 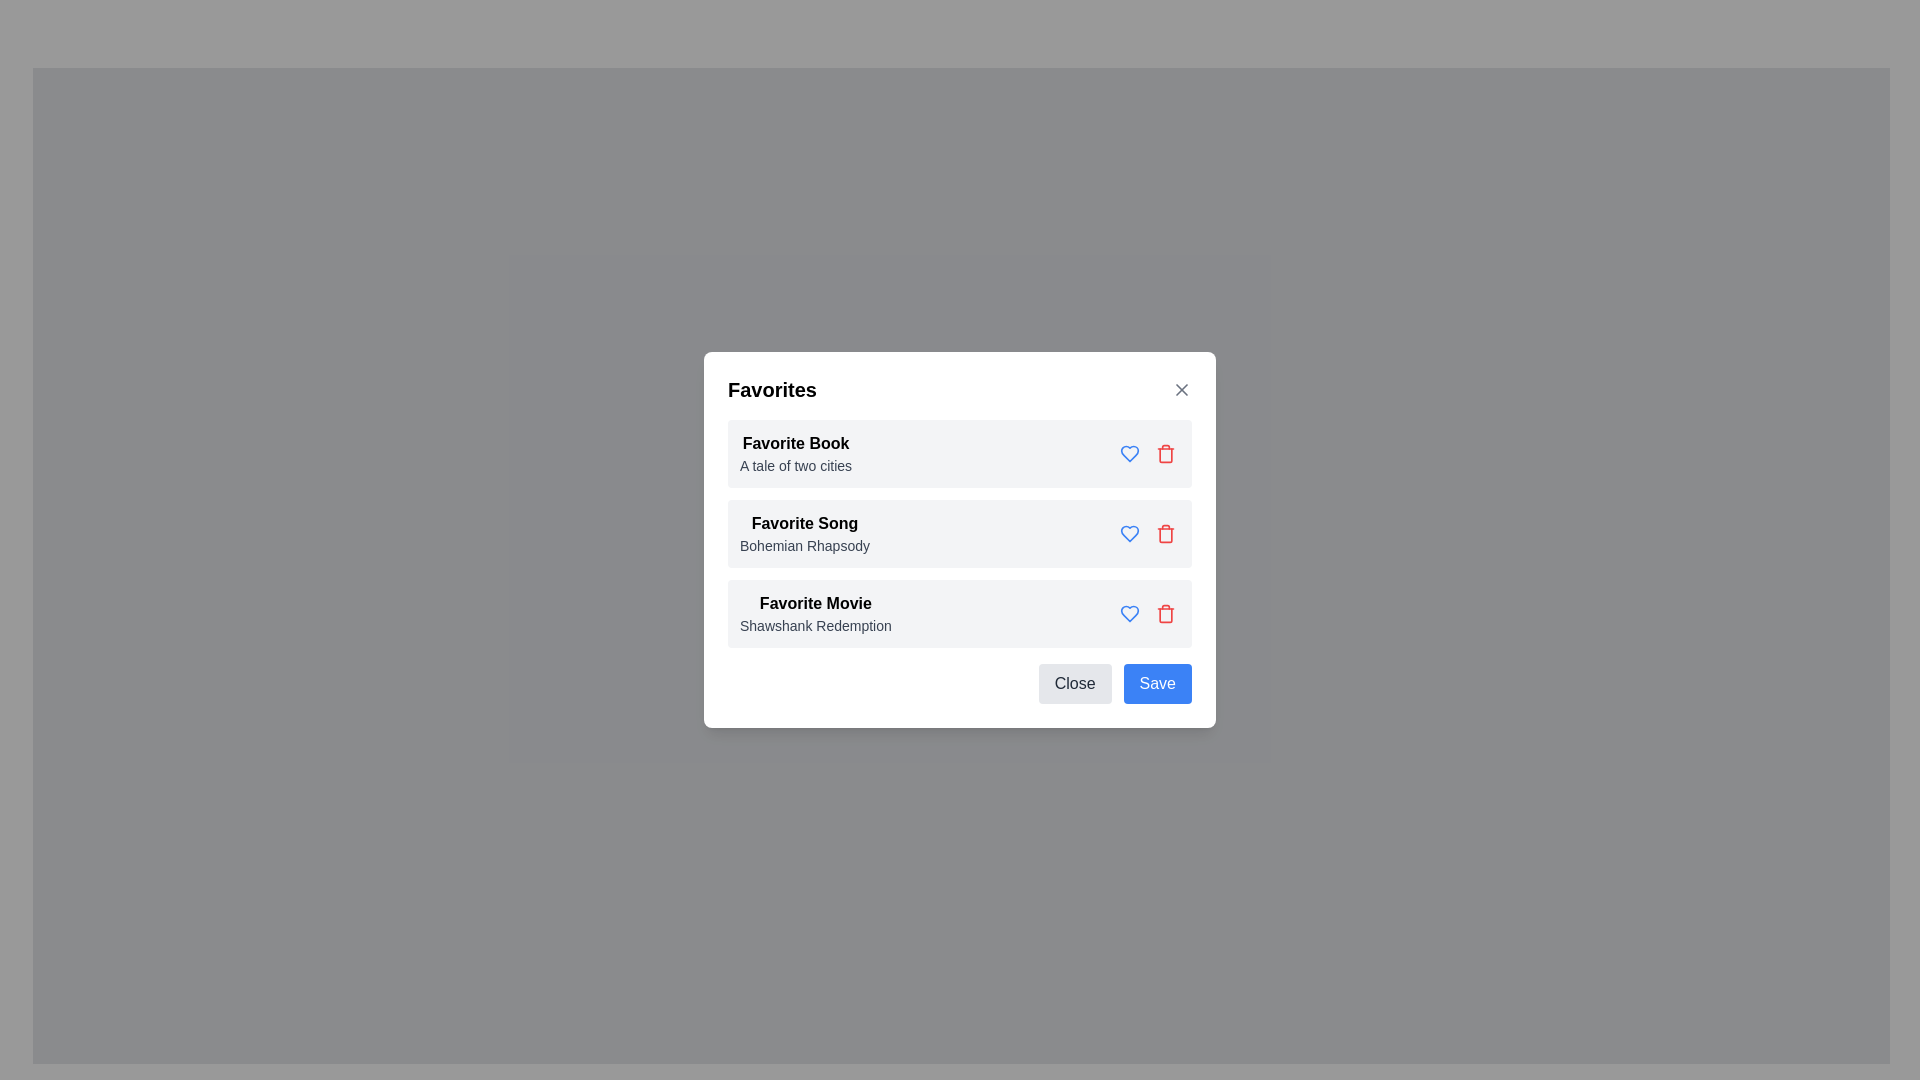 I want to click on the delete button located to the right of the text 'Bohemian Rhapsody' in the 'Favorites' modal window, so click(x=1166, y=532).